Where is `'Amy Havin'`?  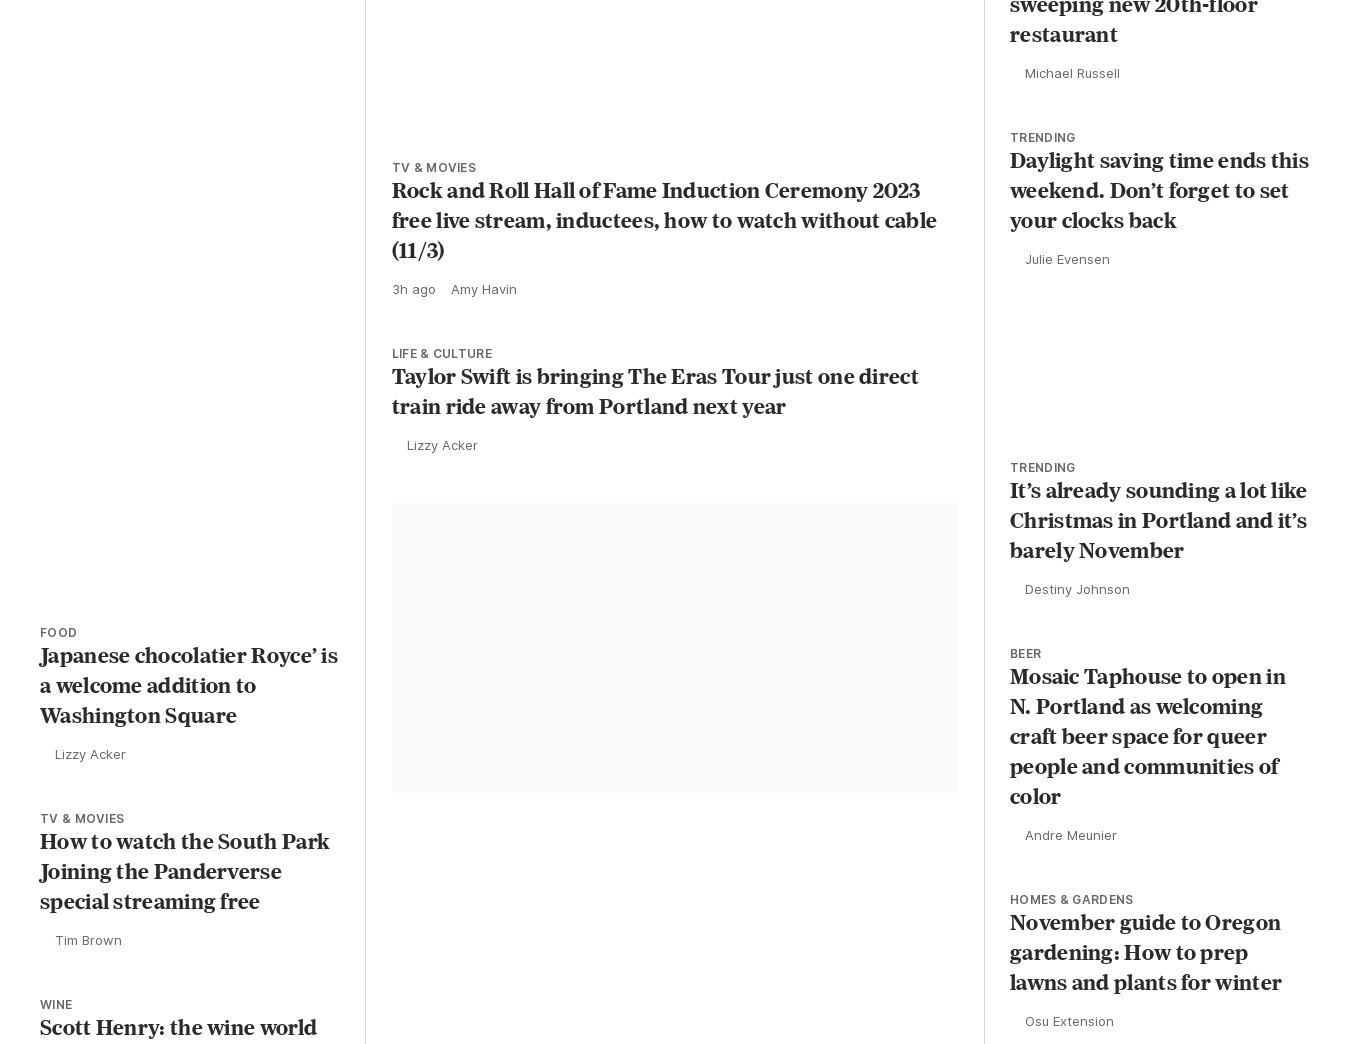
'Amy Havin' is located at coordinates (482, 328).